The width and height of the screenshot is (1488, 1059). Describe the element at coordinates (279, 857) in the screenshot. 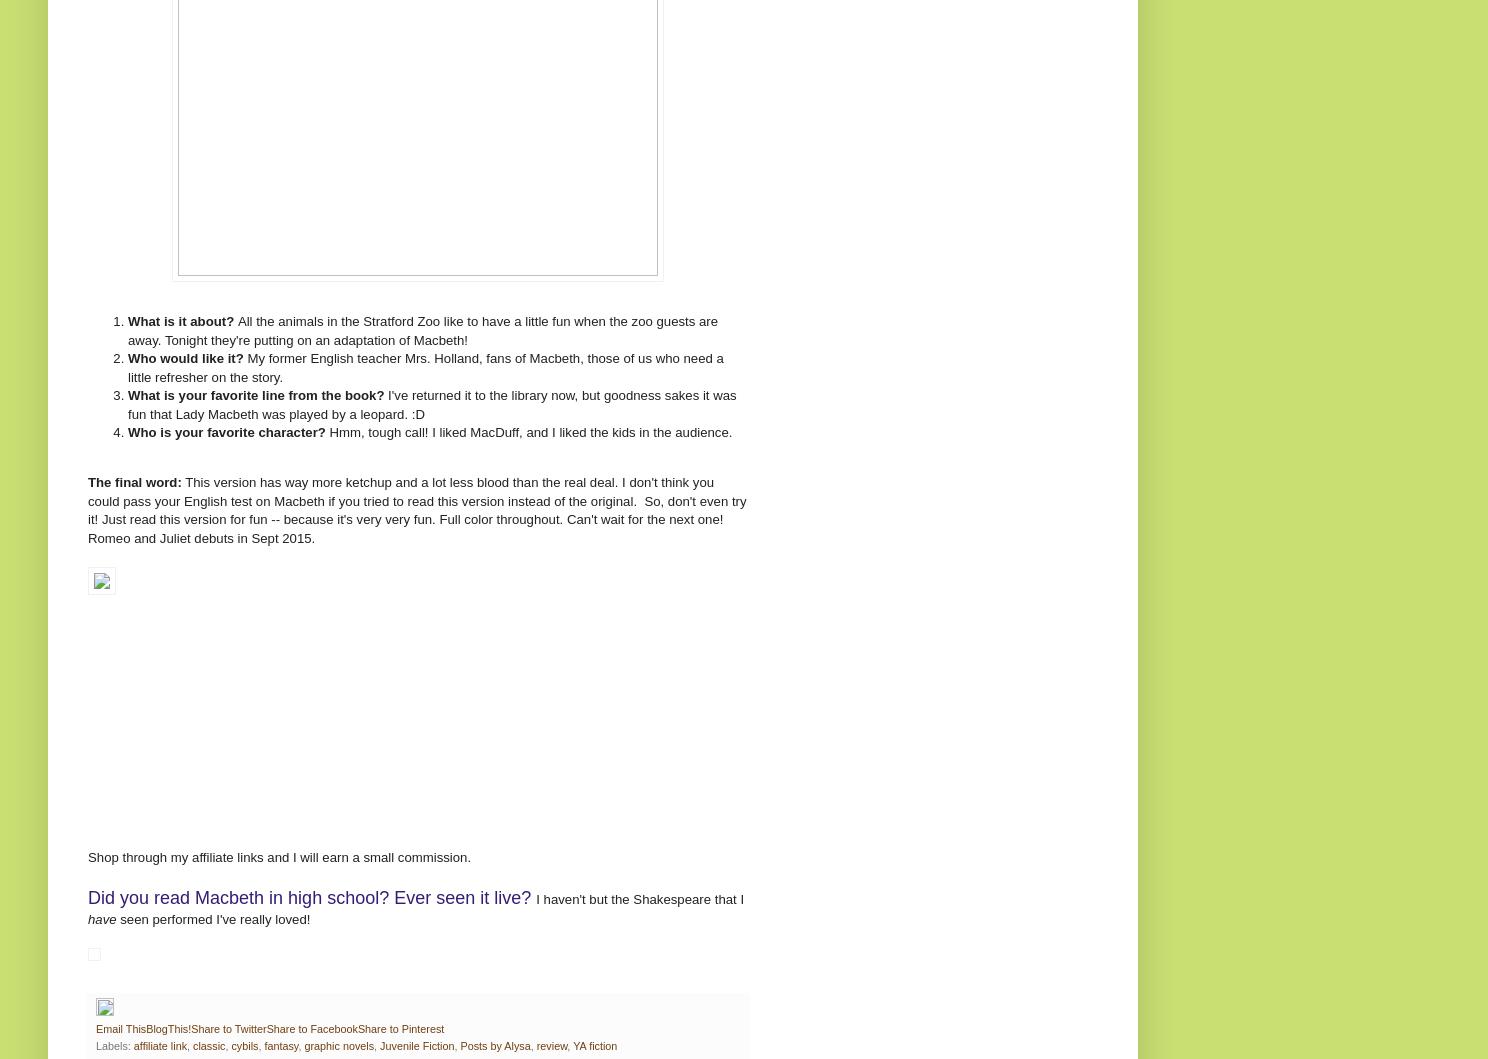

I see `'Shop through my affiliate links and I will earn a small commission.'` at that location.